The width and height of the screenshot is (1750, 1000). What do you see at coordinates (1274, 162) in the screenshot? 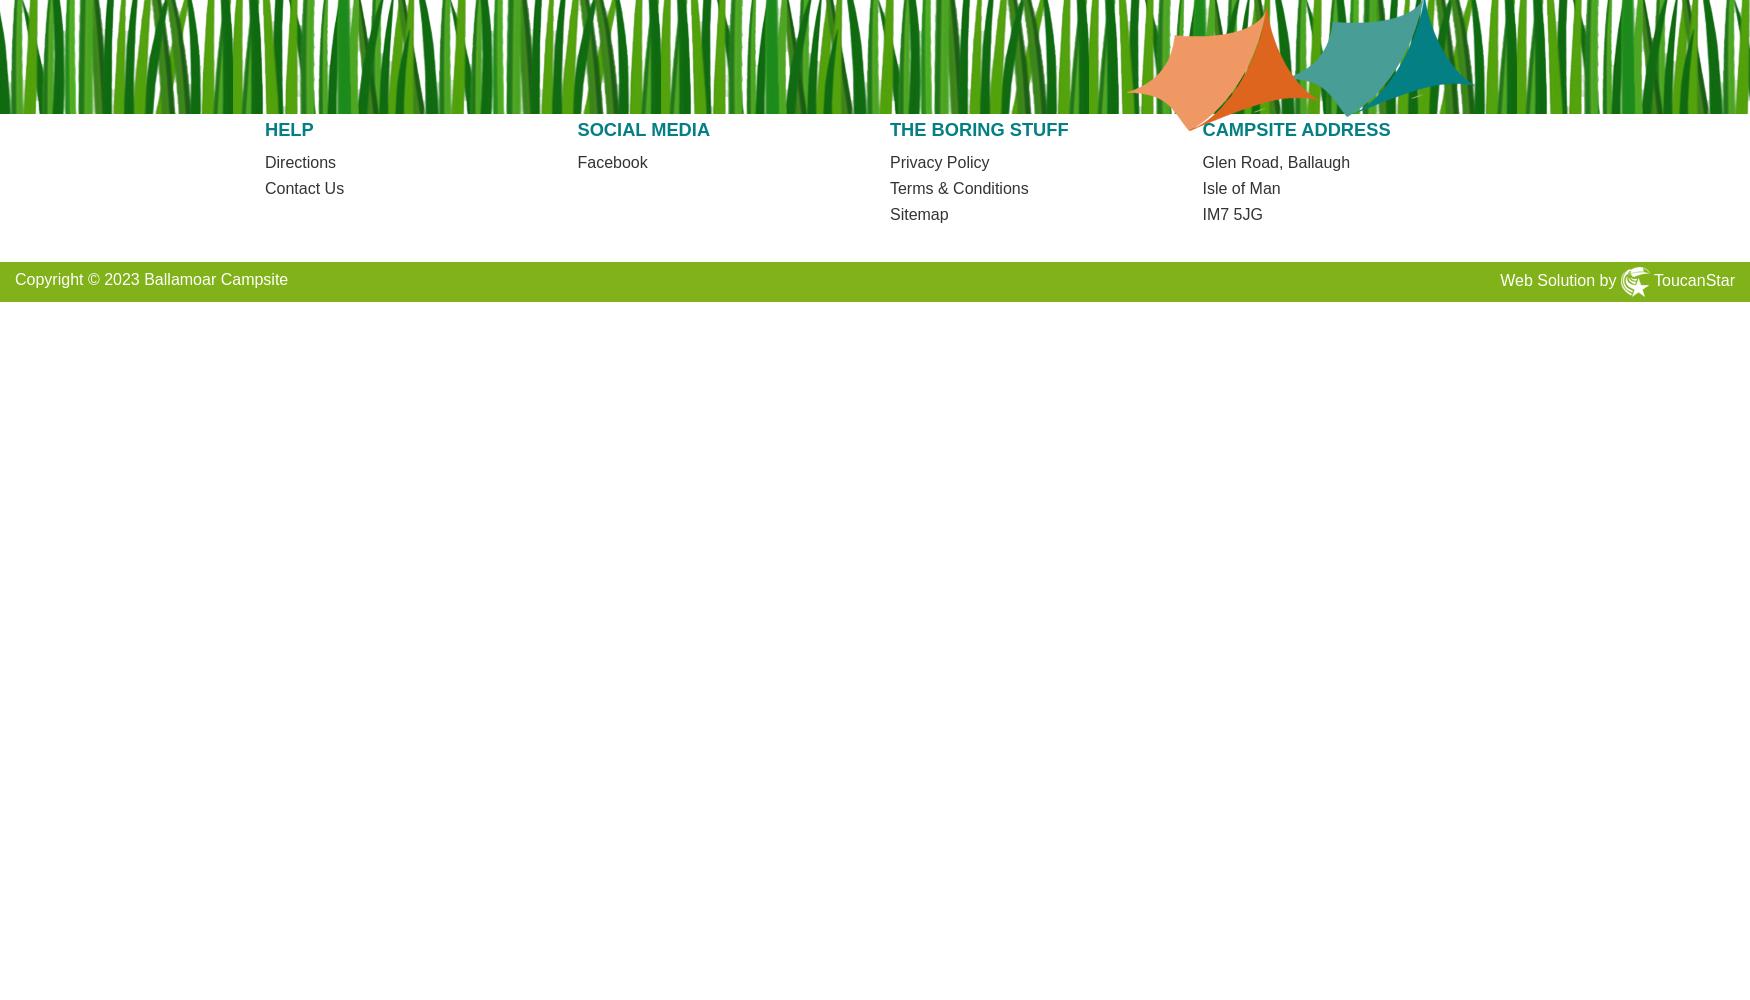
I see `'Glen Road, Ballaugh'` at bounding box center [1274, 162].